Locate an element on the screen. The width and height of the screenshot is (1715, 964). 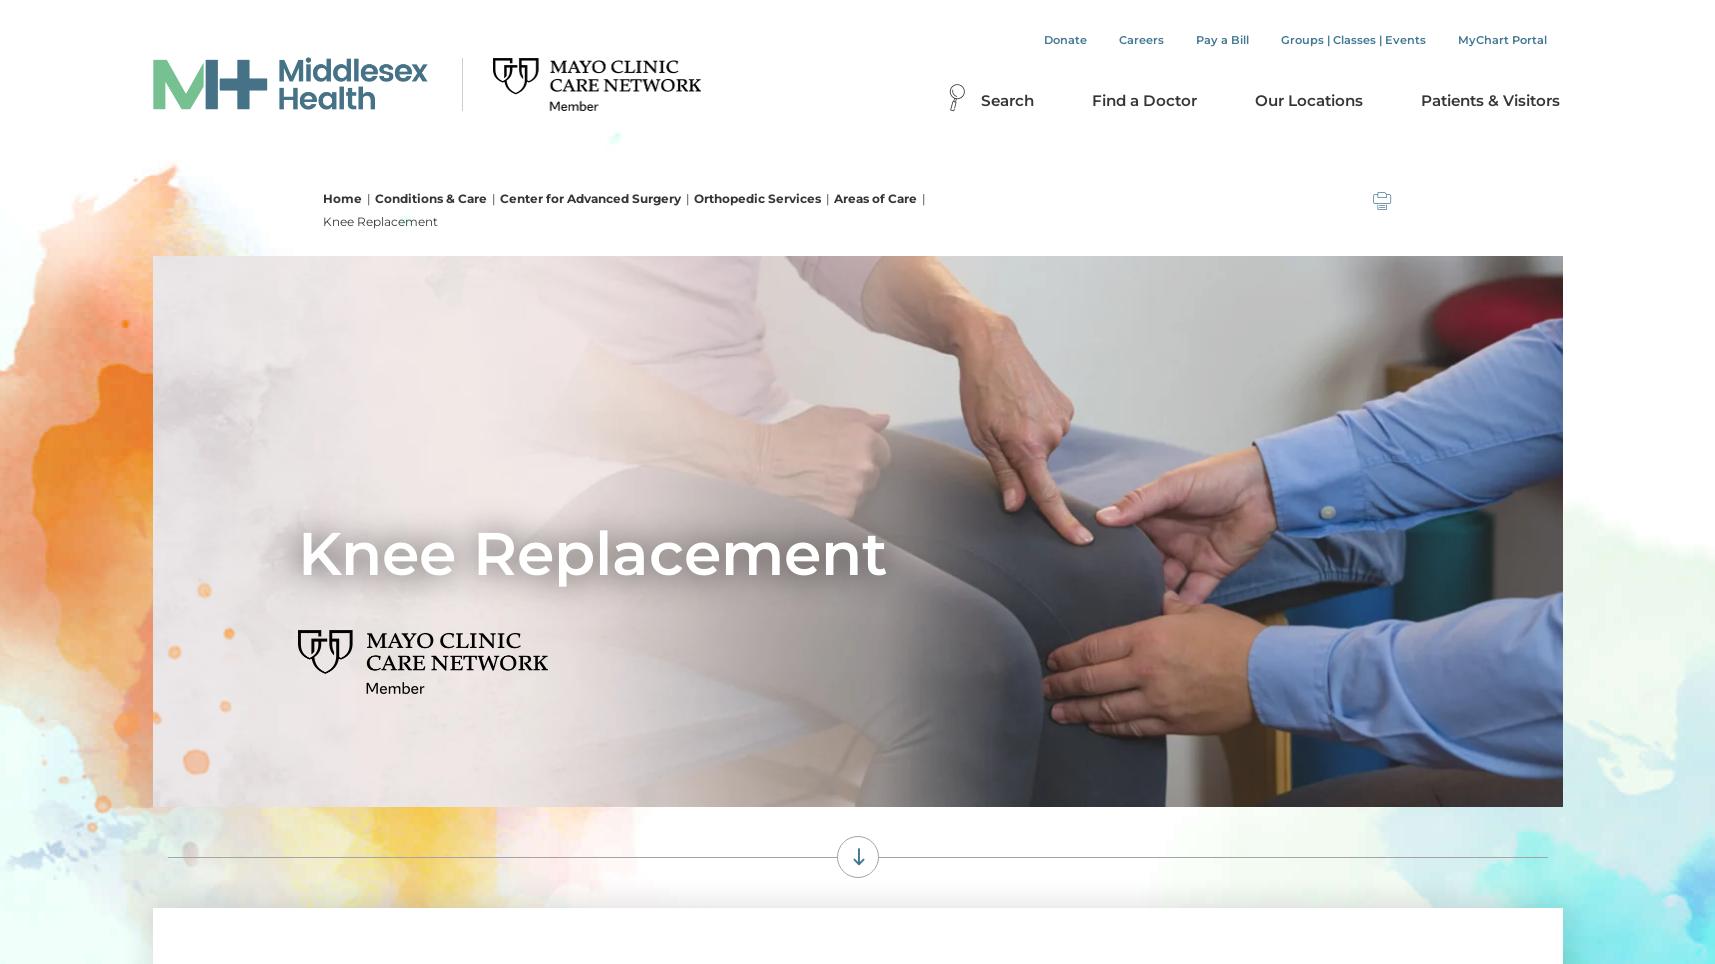
'Find a Doctor' is located at coordinates (1143, 99).